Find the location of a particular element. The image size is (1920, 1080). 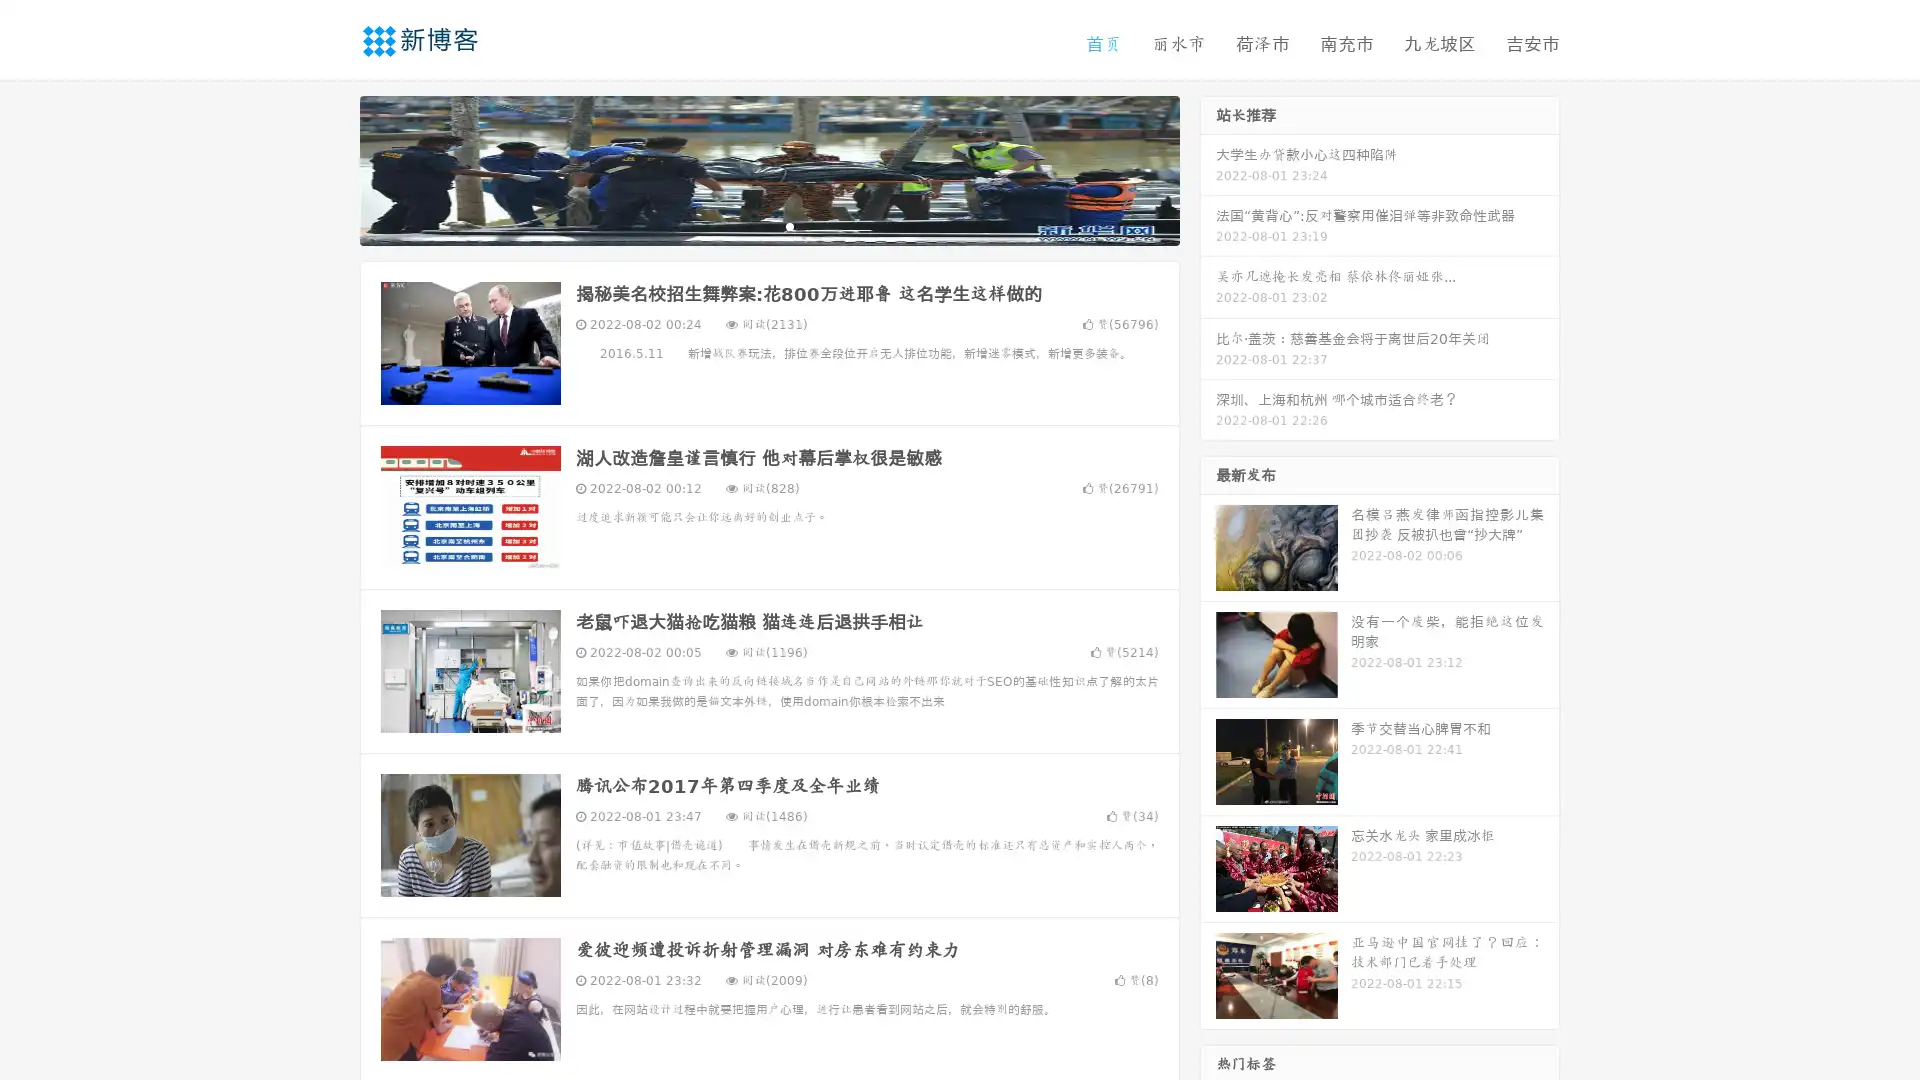

Go to slide 3 is located at coordinates (789, 225).